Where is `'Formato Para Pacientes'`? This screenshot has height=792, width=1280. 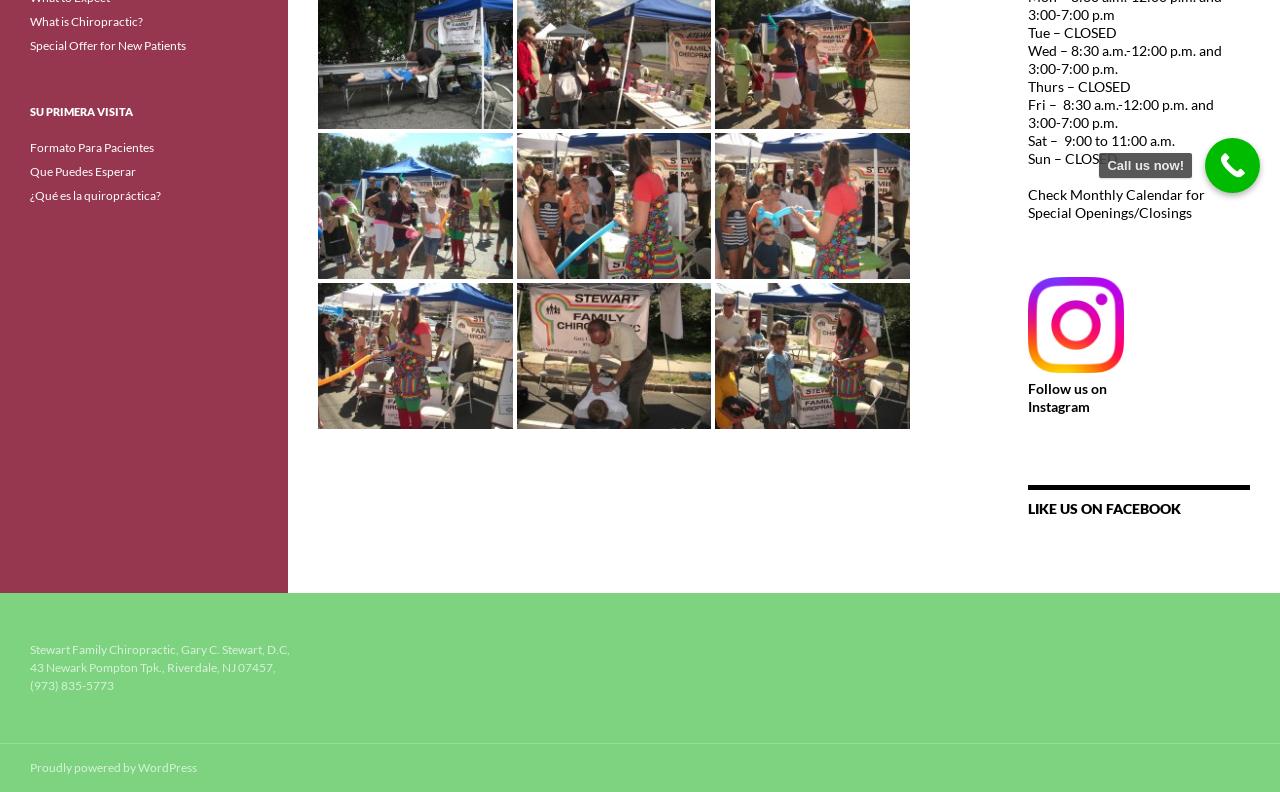 'Formato Para Pacientes' is located at coordinates (91, 146).